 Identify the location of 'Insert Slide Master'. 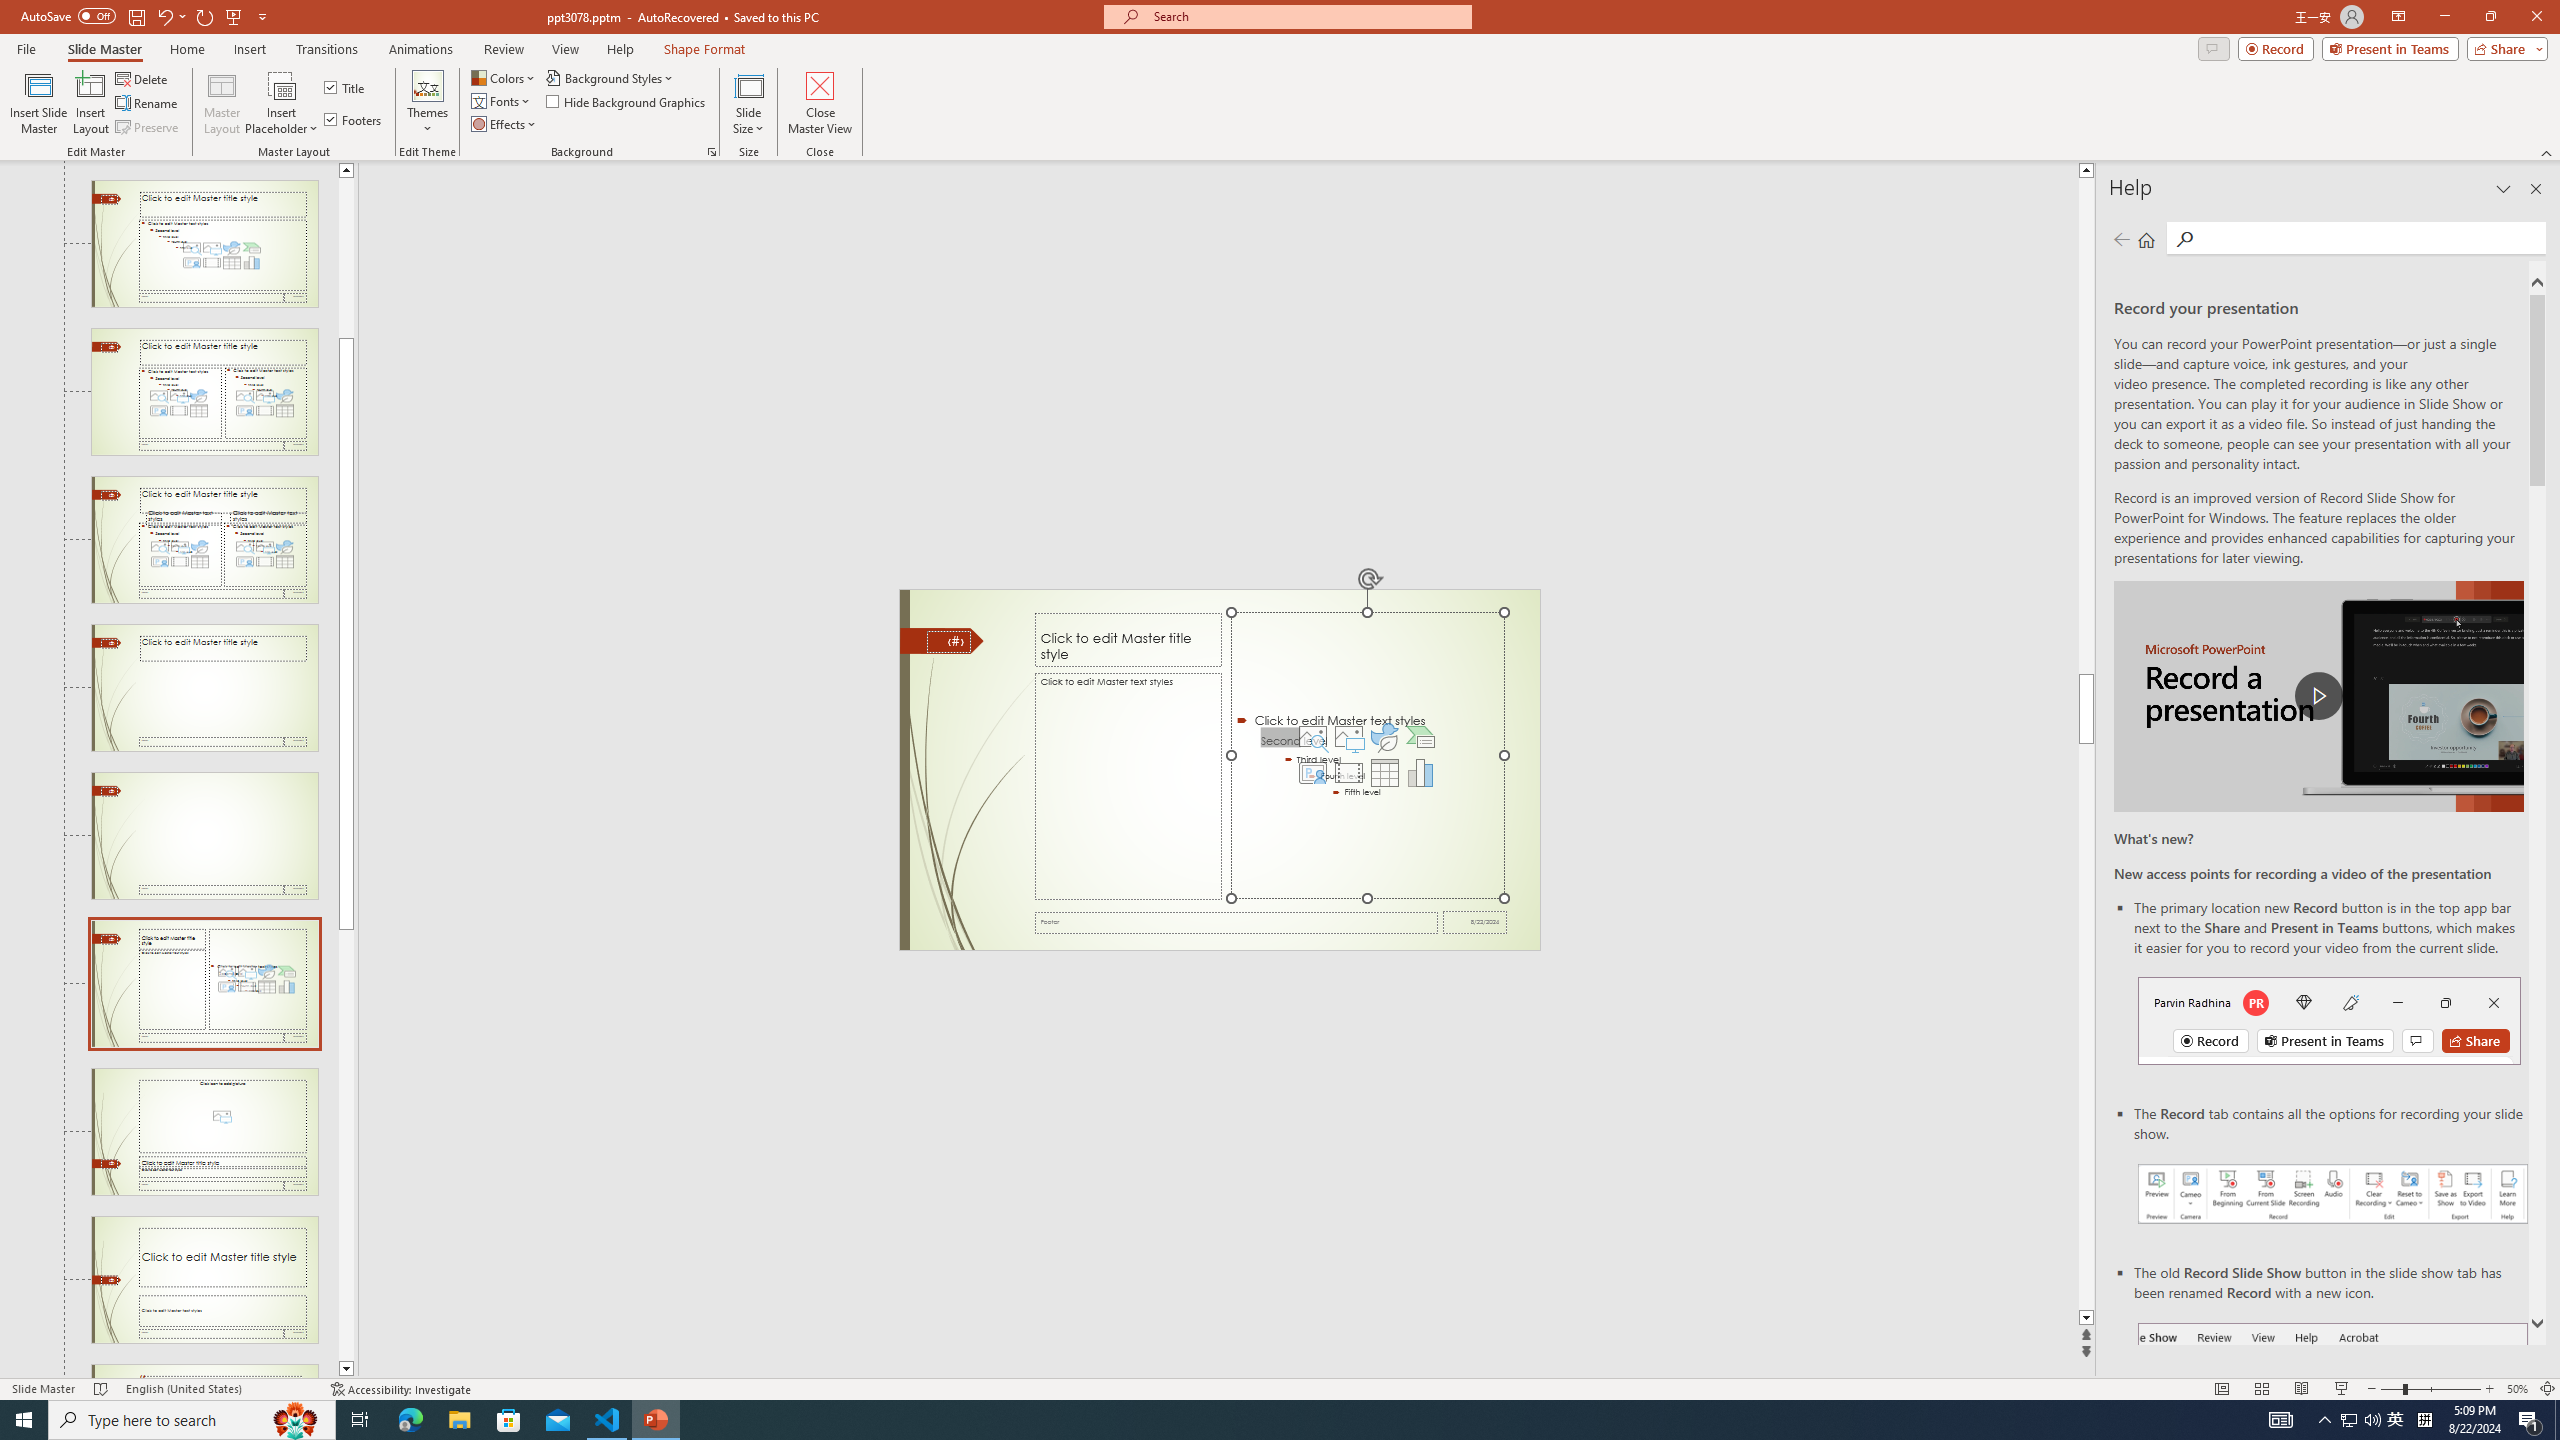
(37, 103).